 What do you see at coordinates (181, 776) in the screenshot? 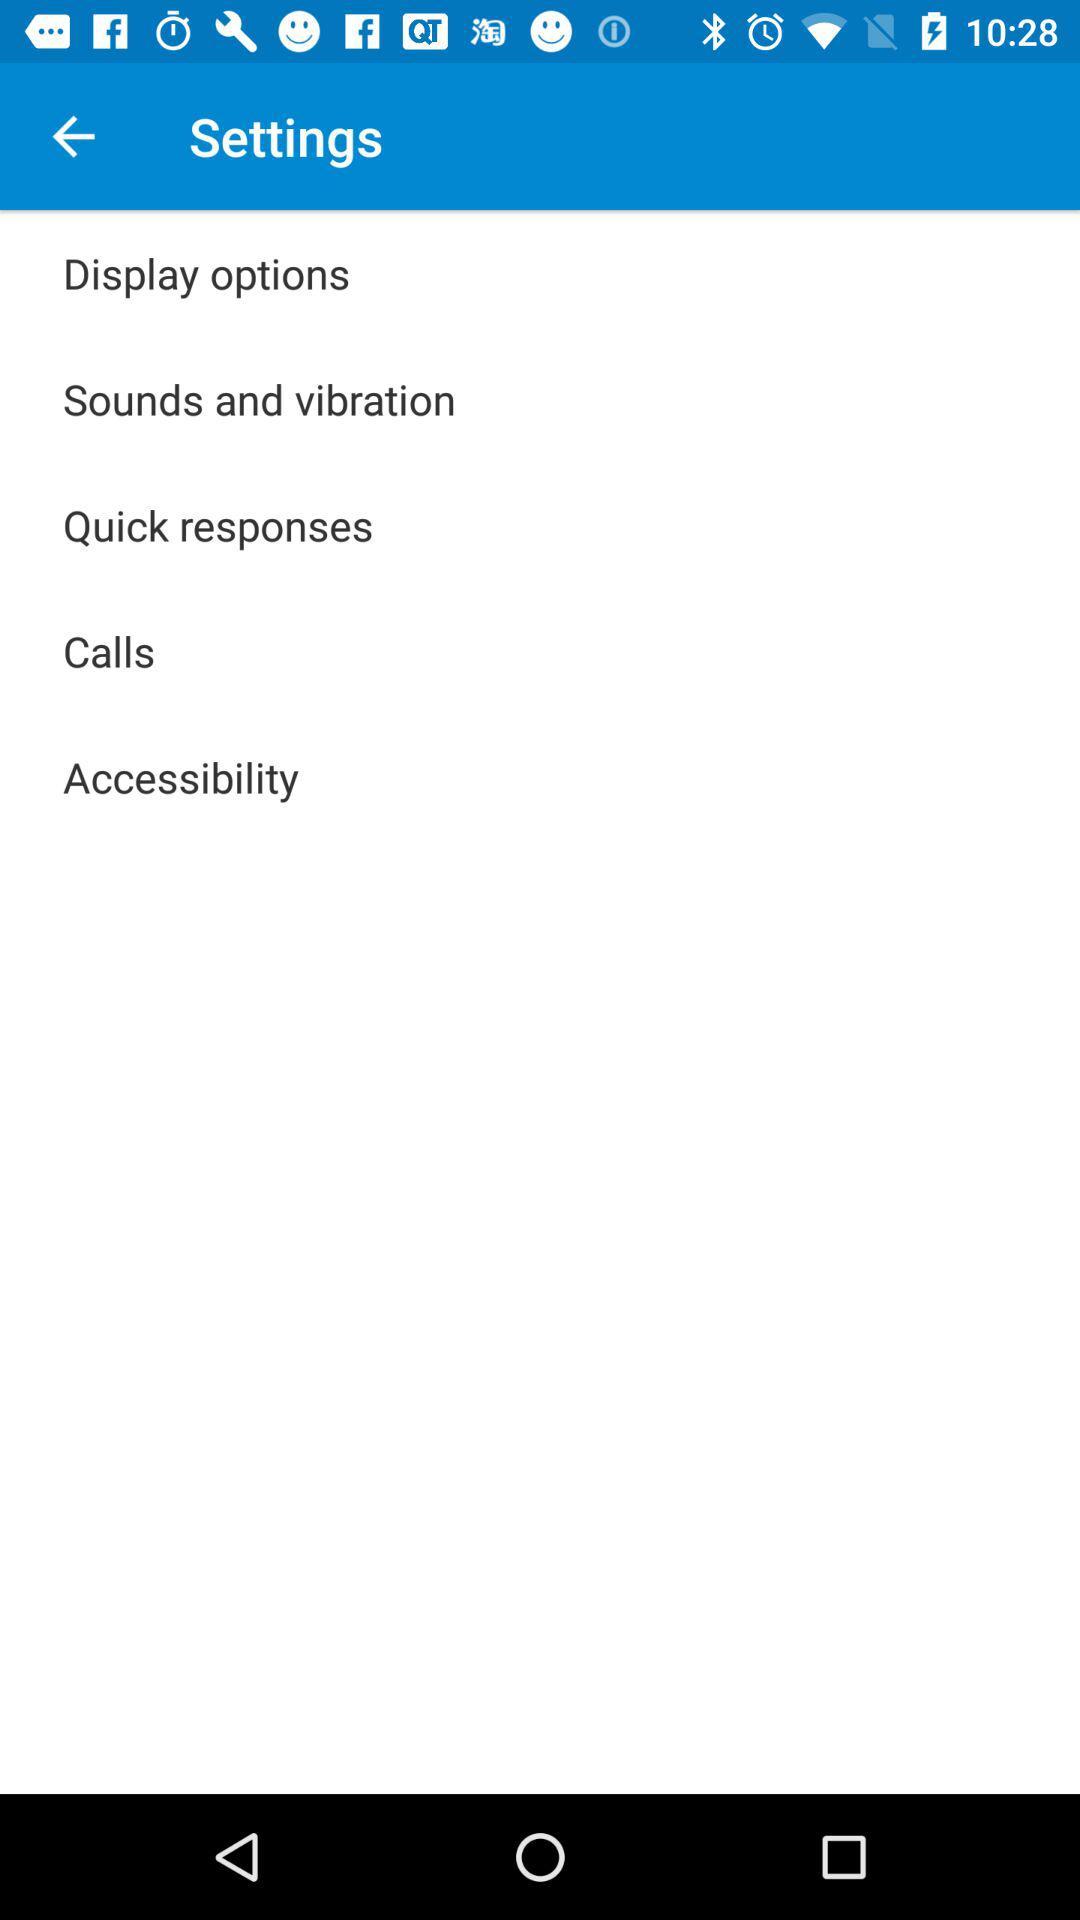
I see `item below calls` at bounding box center [181, 776].